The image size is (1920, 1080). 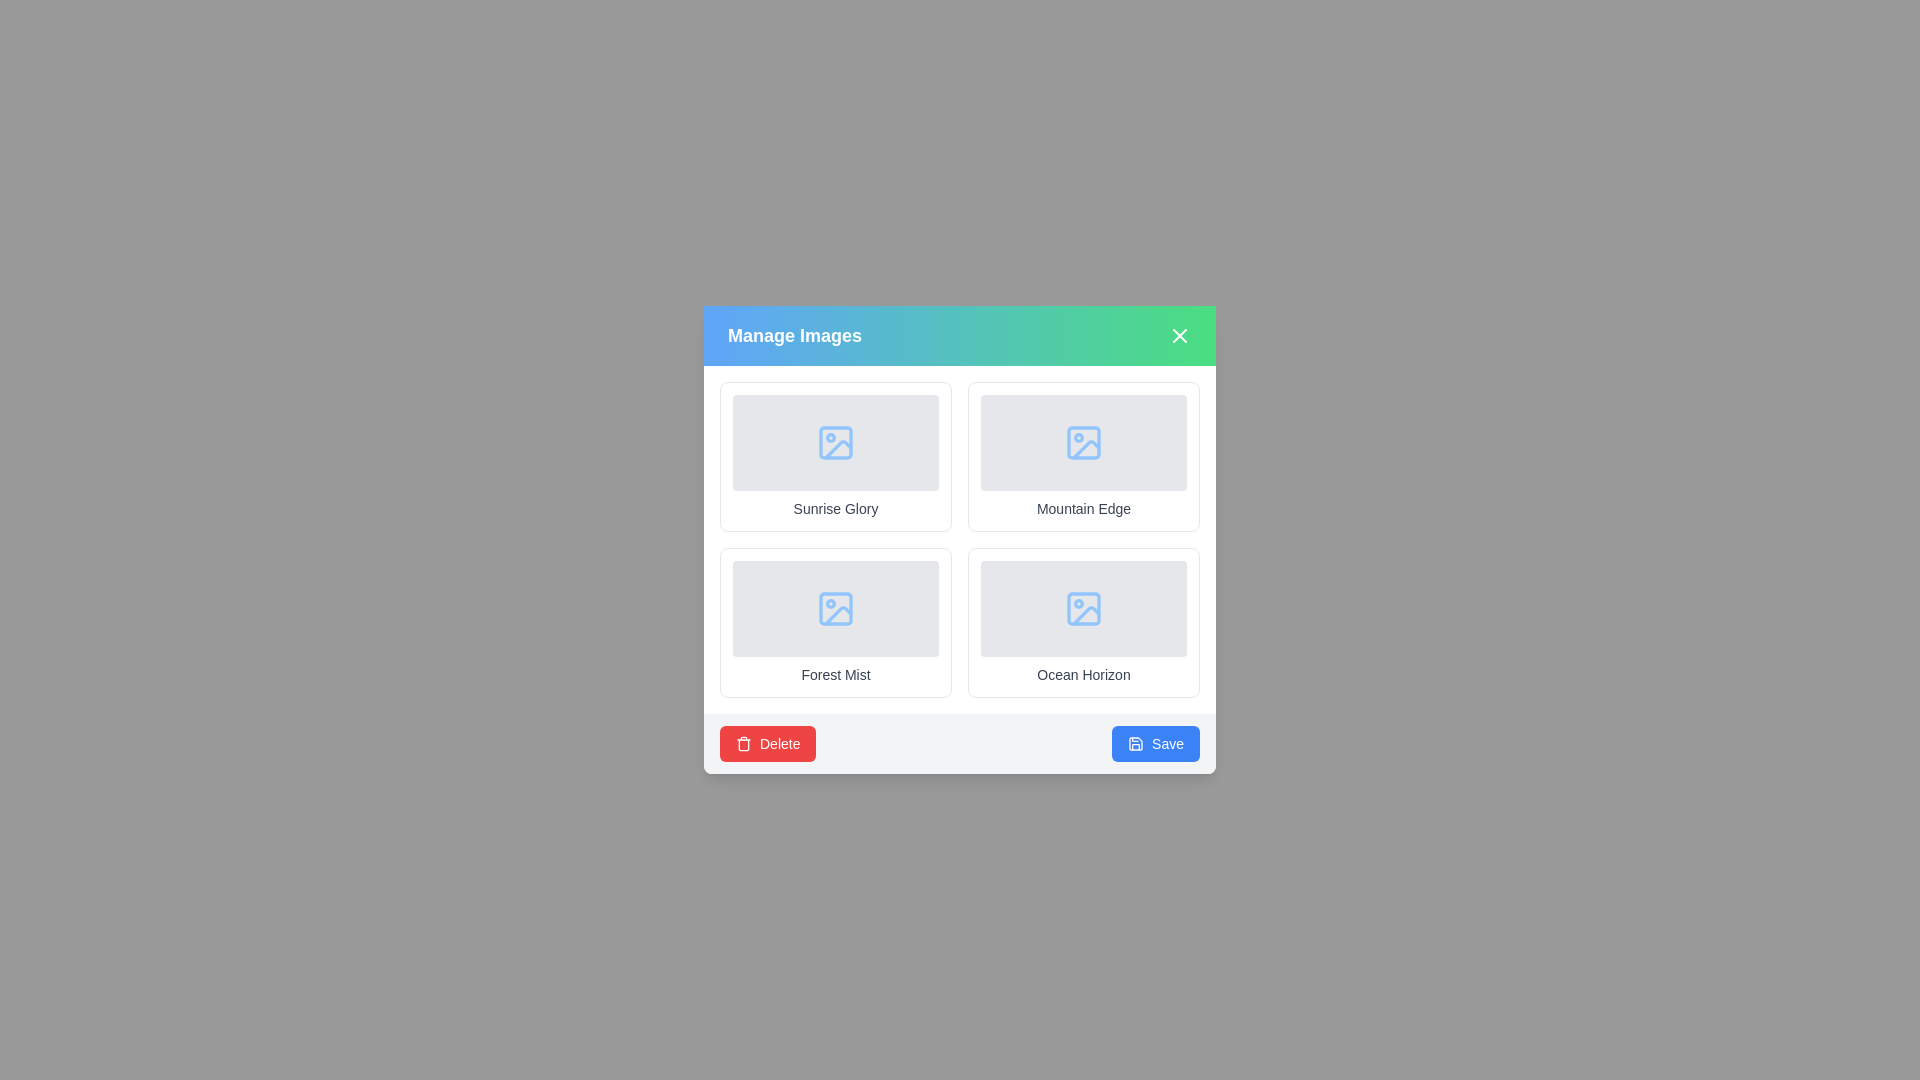 I want to click on the 'Sunrise Glory' icon, which is a simplistic image placeholder styled with a rectangle and a circle in the top left corner, located in the top-left of the grid in the 'Manage Images' modal, so click(x=835, y=442).